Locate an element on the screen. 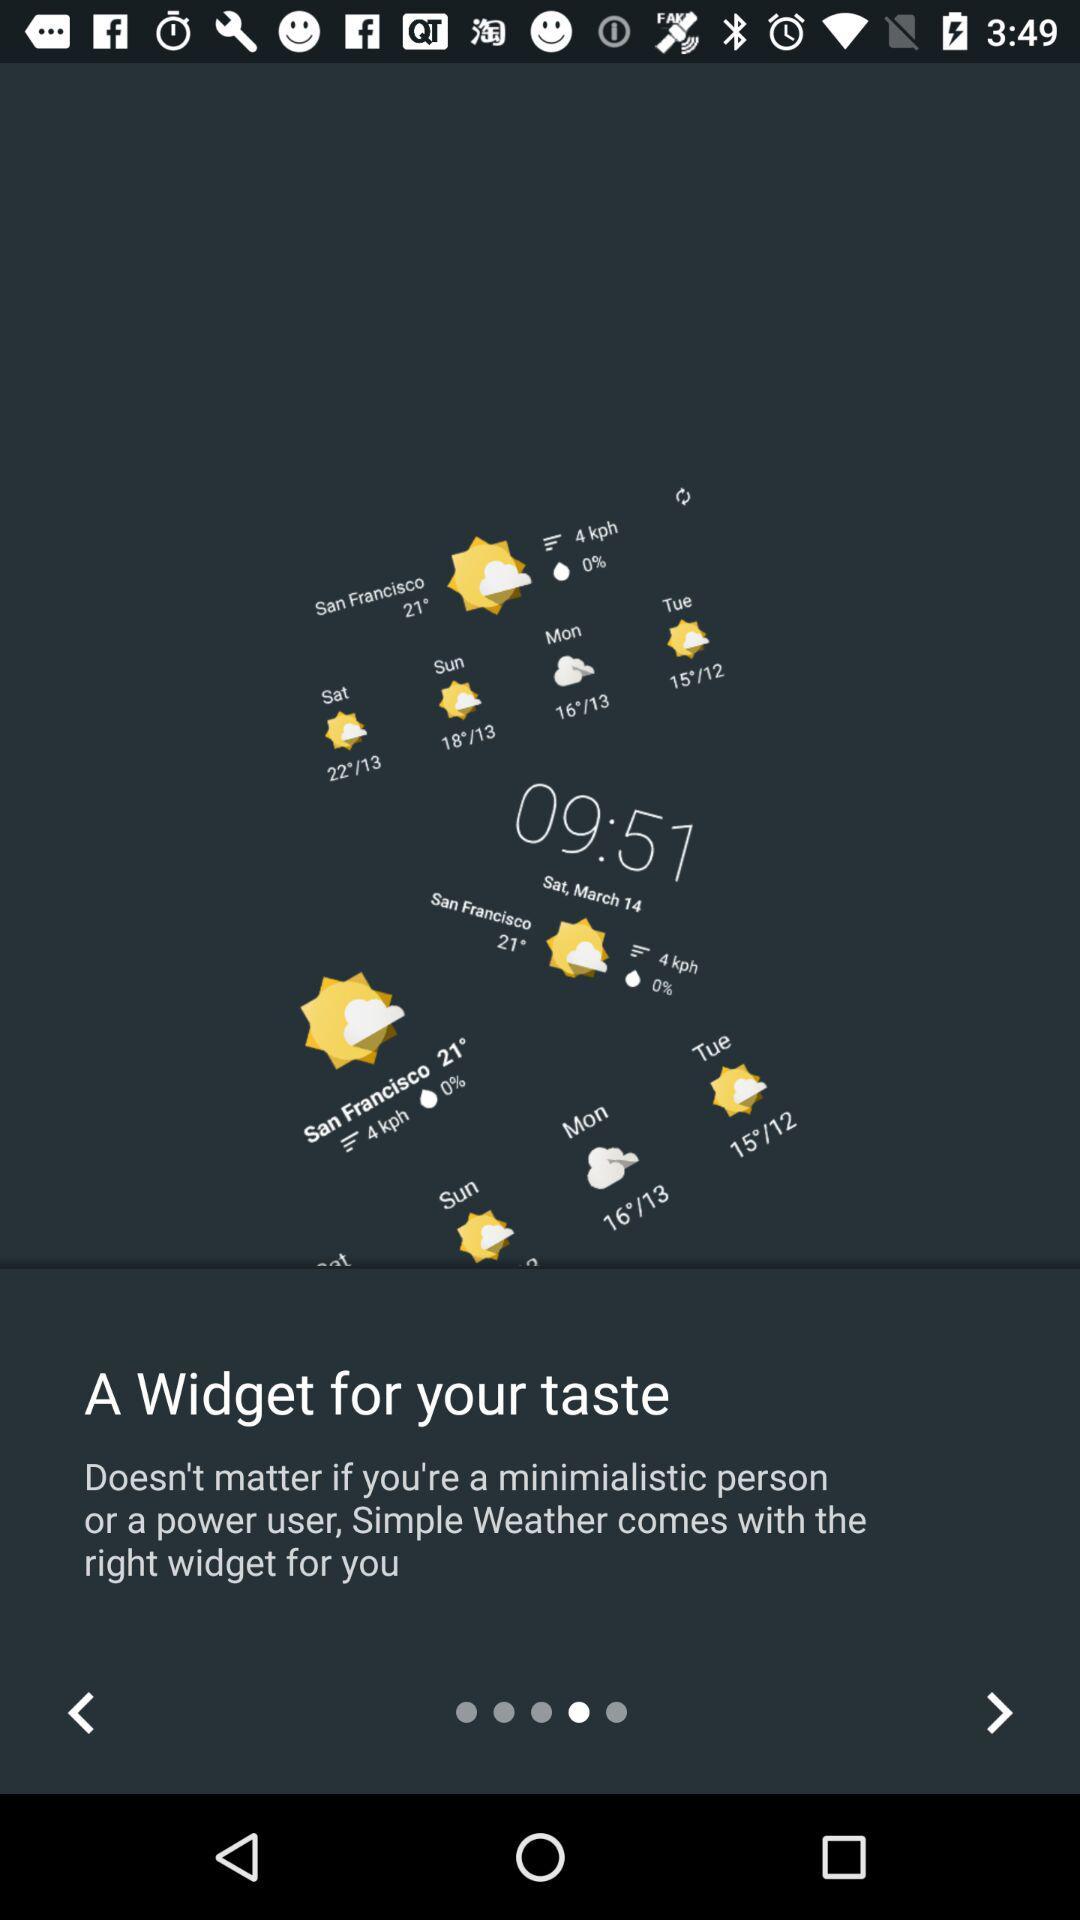 The image size is (1080, 1920). the arrow_forward icon is located at coordinates (998, 1711).